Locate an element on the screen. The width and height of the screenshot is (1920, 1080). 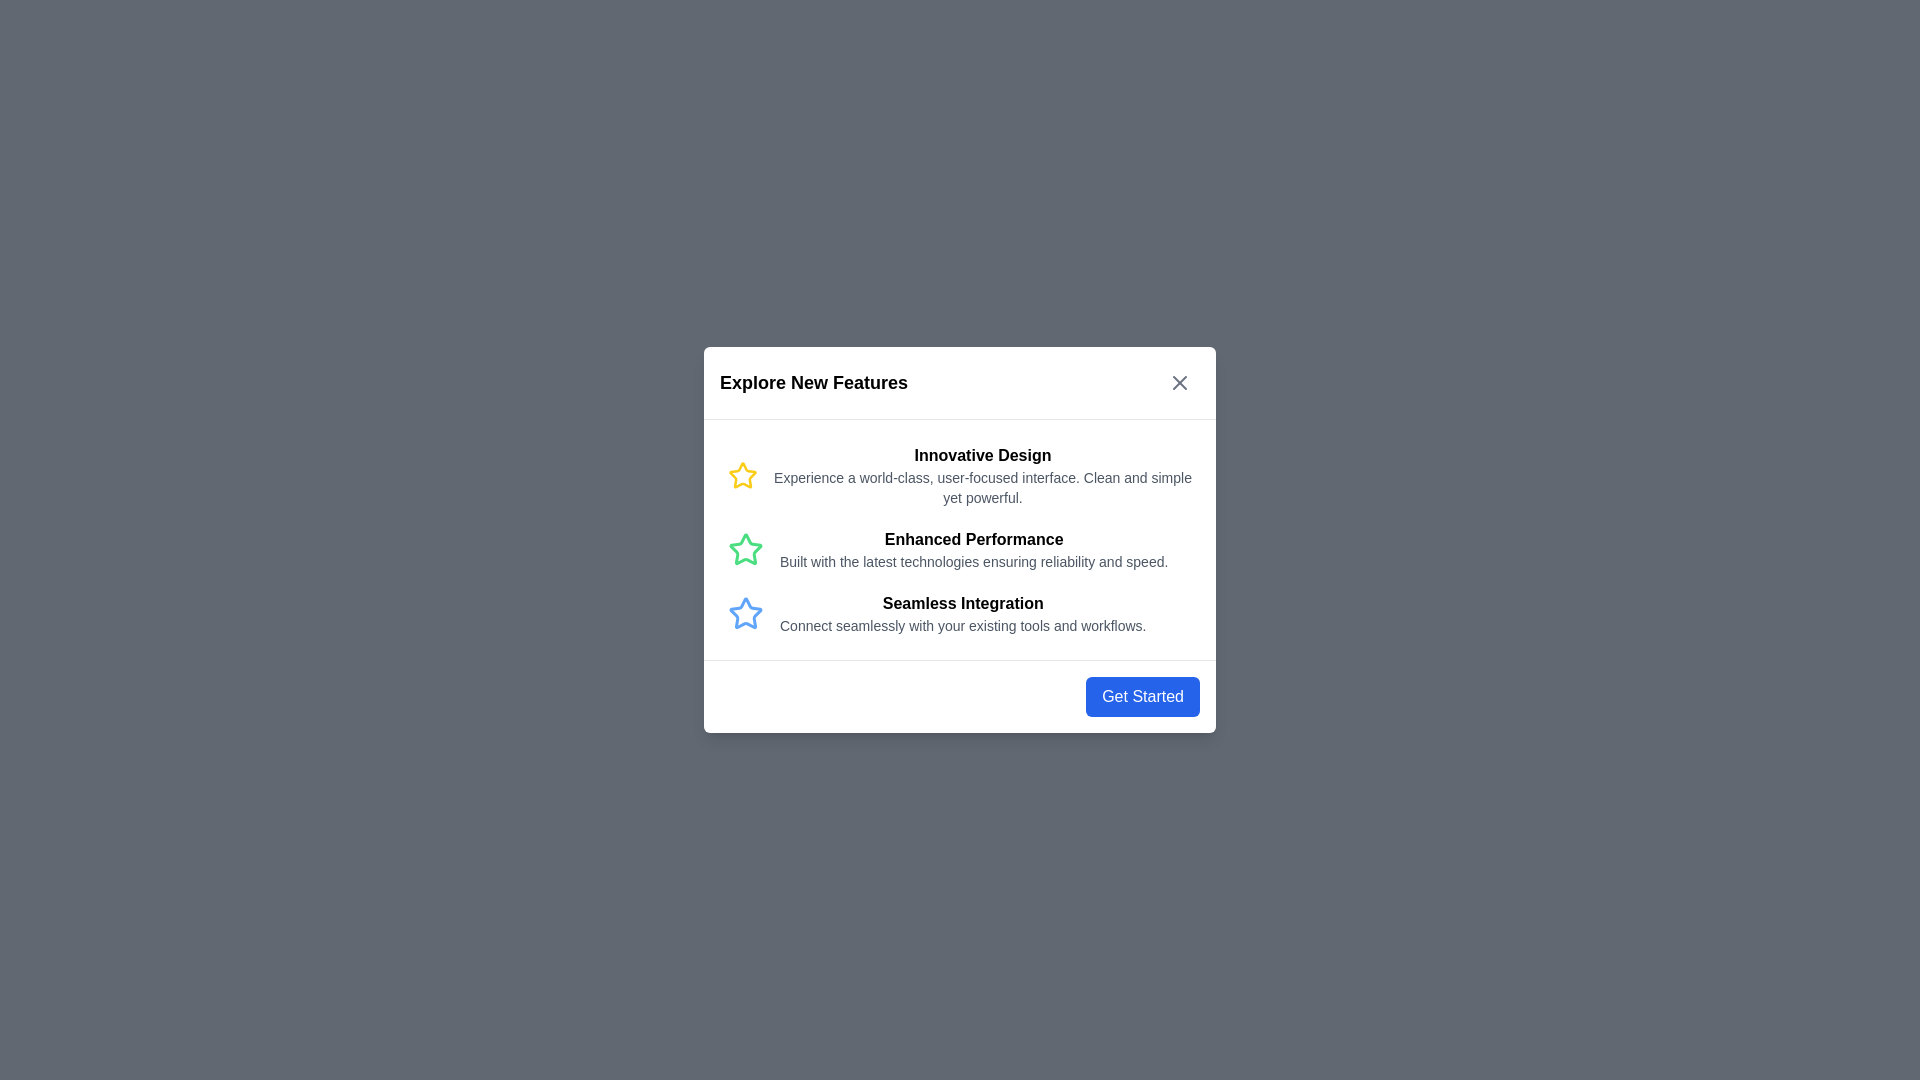
the leftmost icon in the 'Seamless Integration' section, which is located above the text 'Connect seamlessly with your existing tools and workflows.' is located at coordinates (744, 612).